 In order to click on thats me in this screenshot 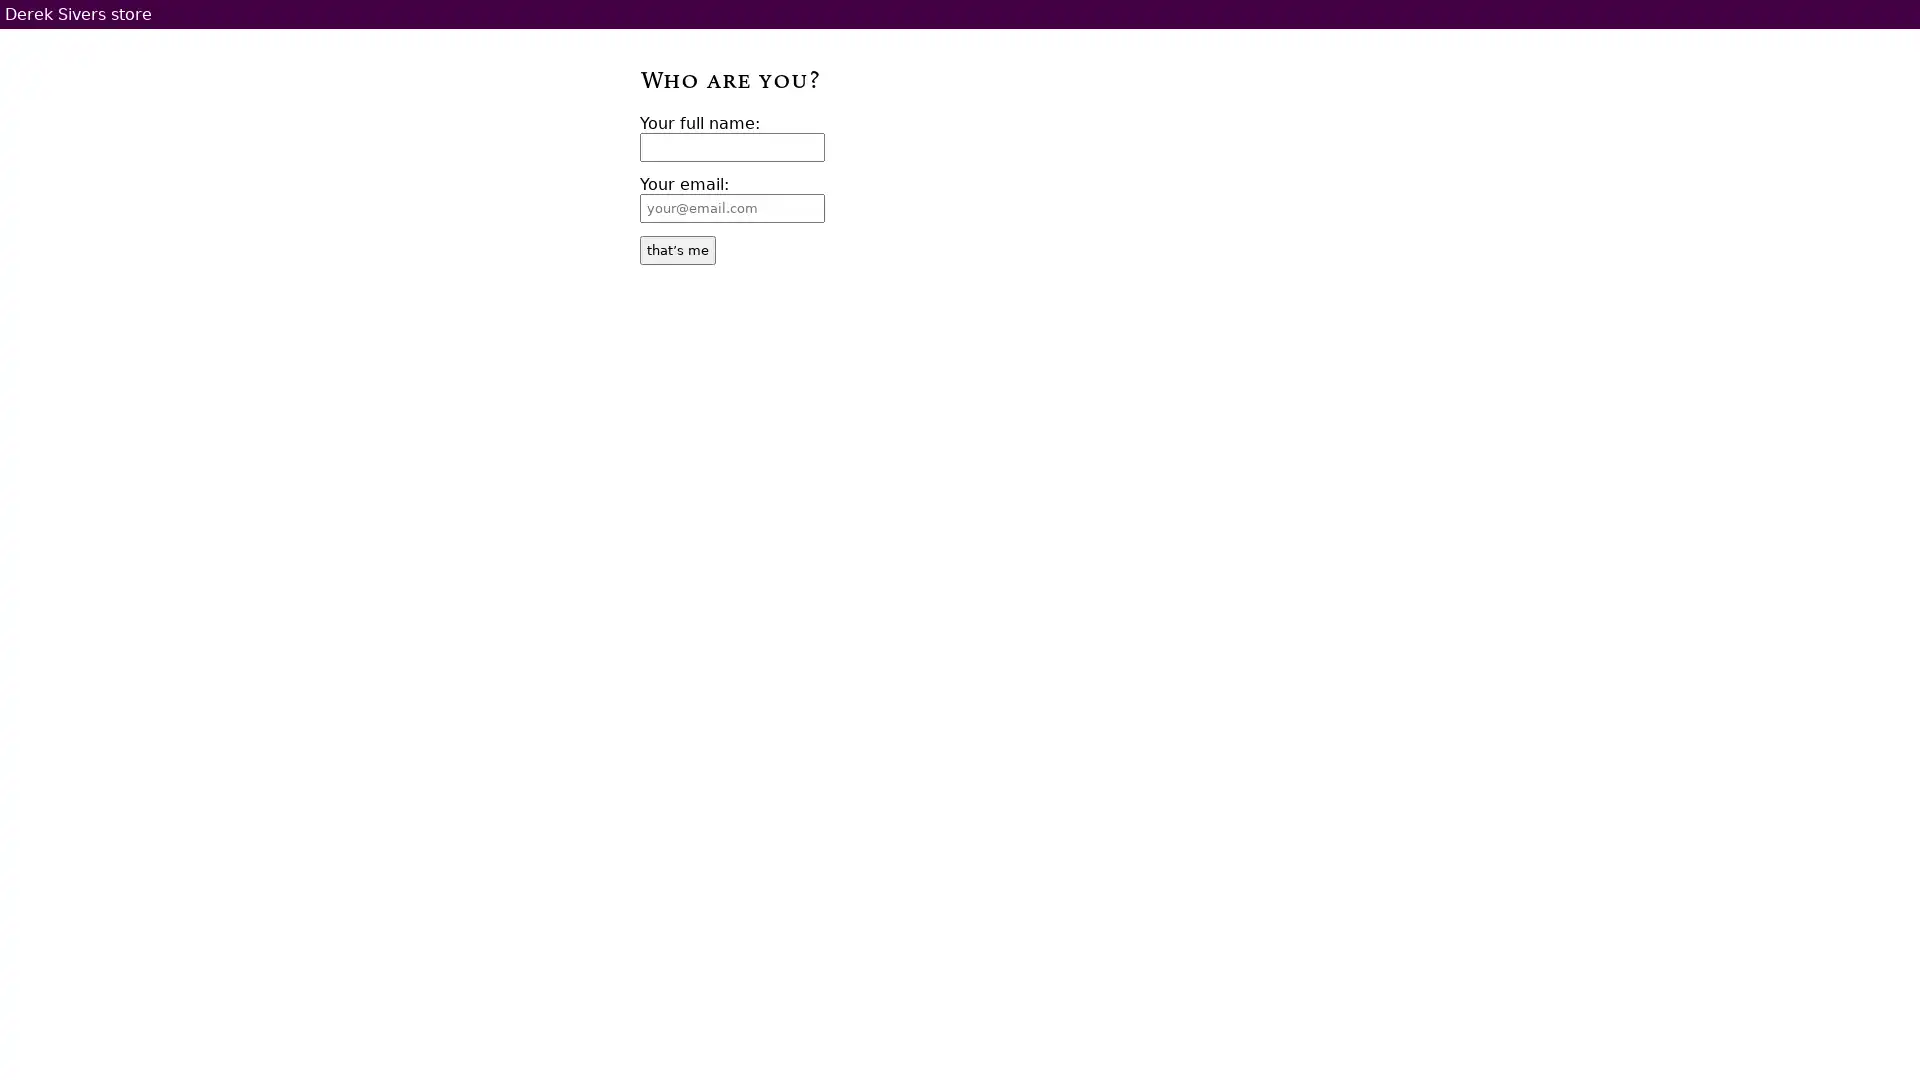, I will do `click(677, 249)`.